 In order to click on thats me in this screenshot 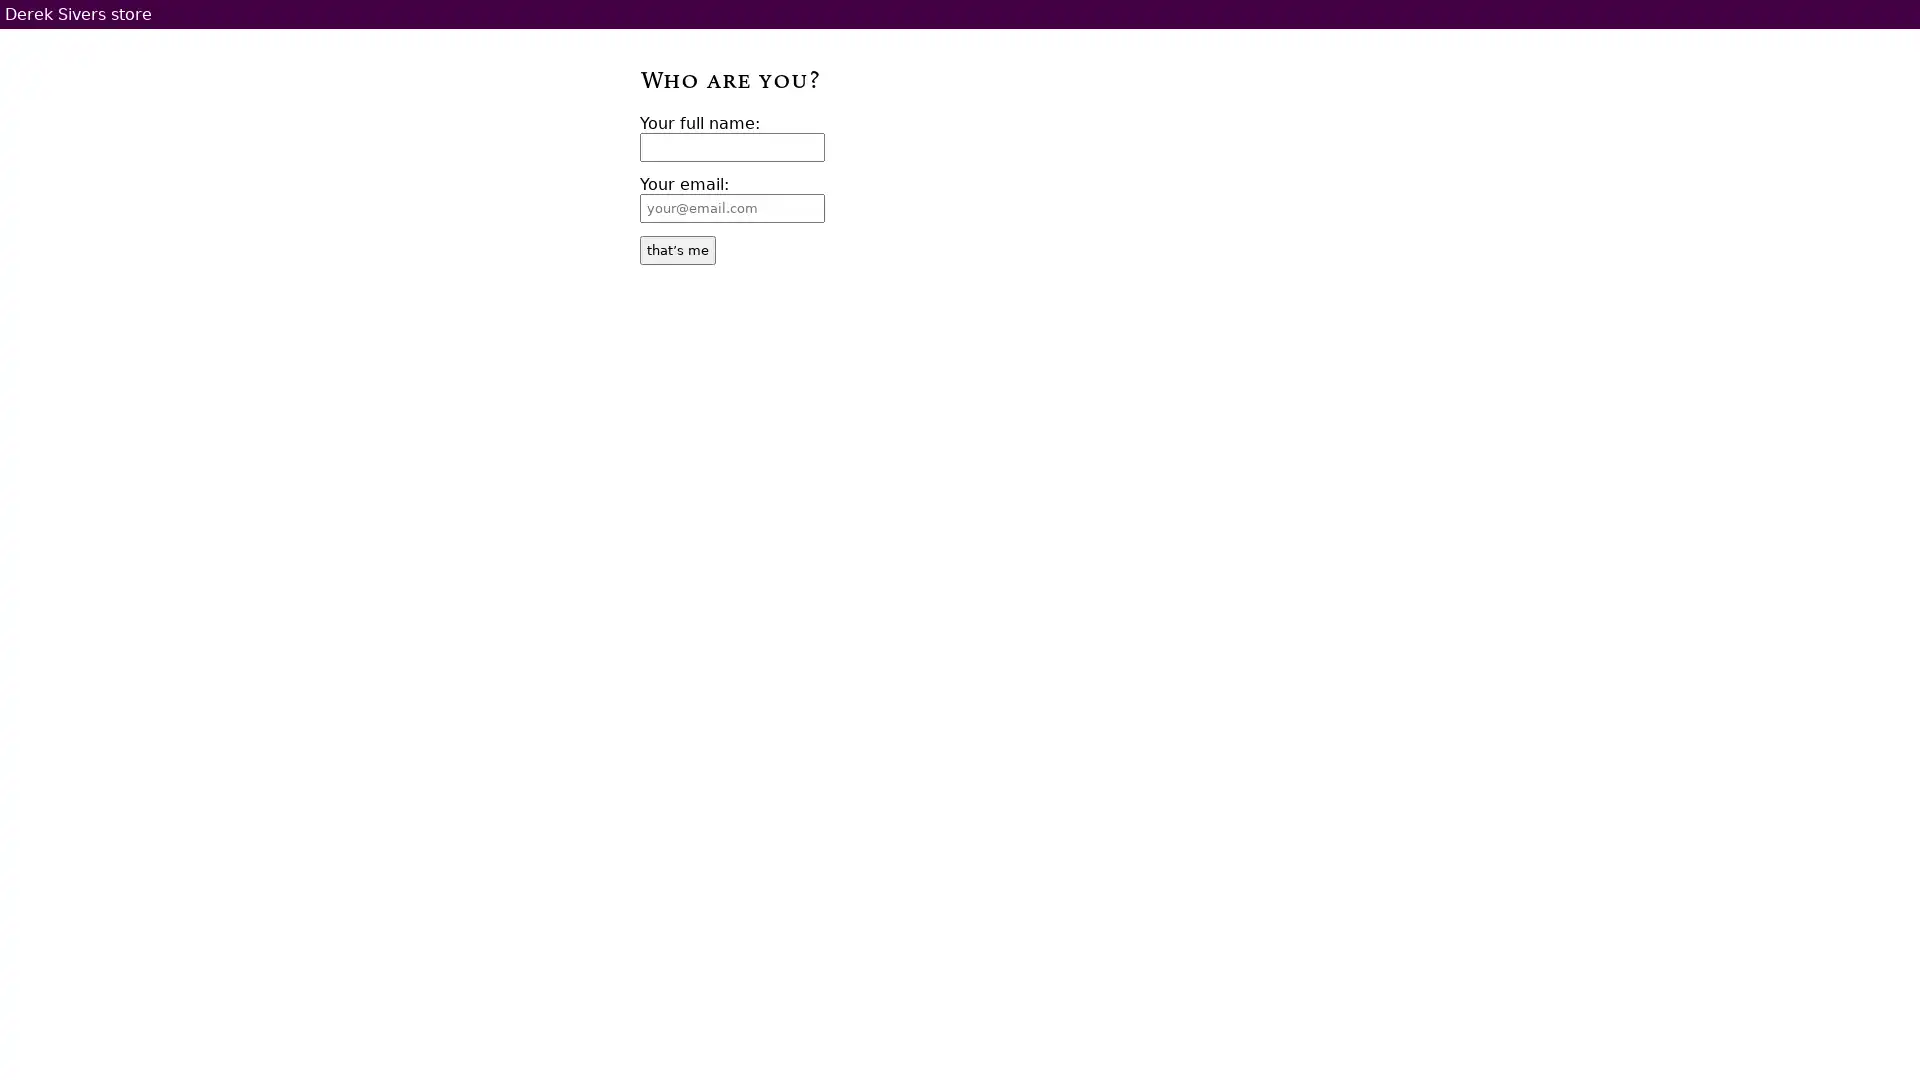, I will do `click(677, 249)`.